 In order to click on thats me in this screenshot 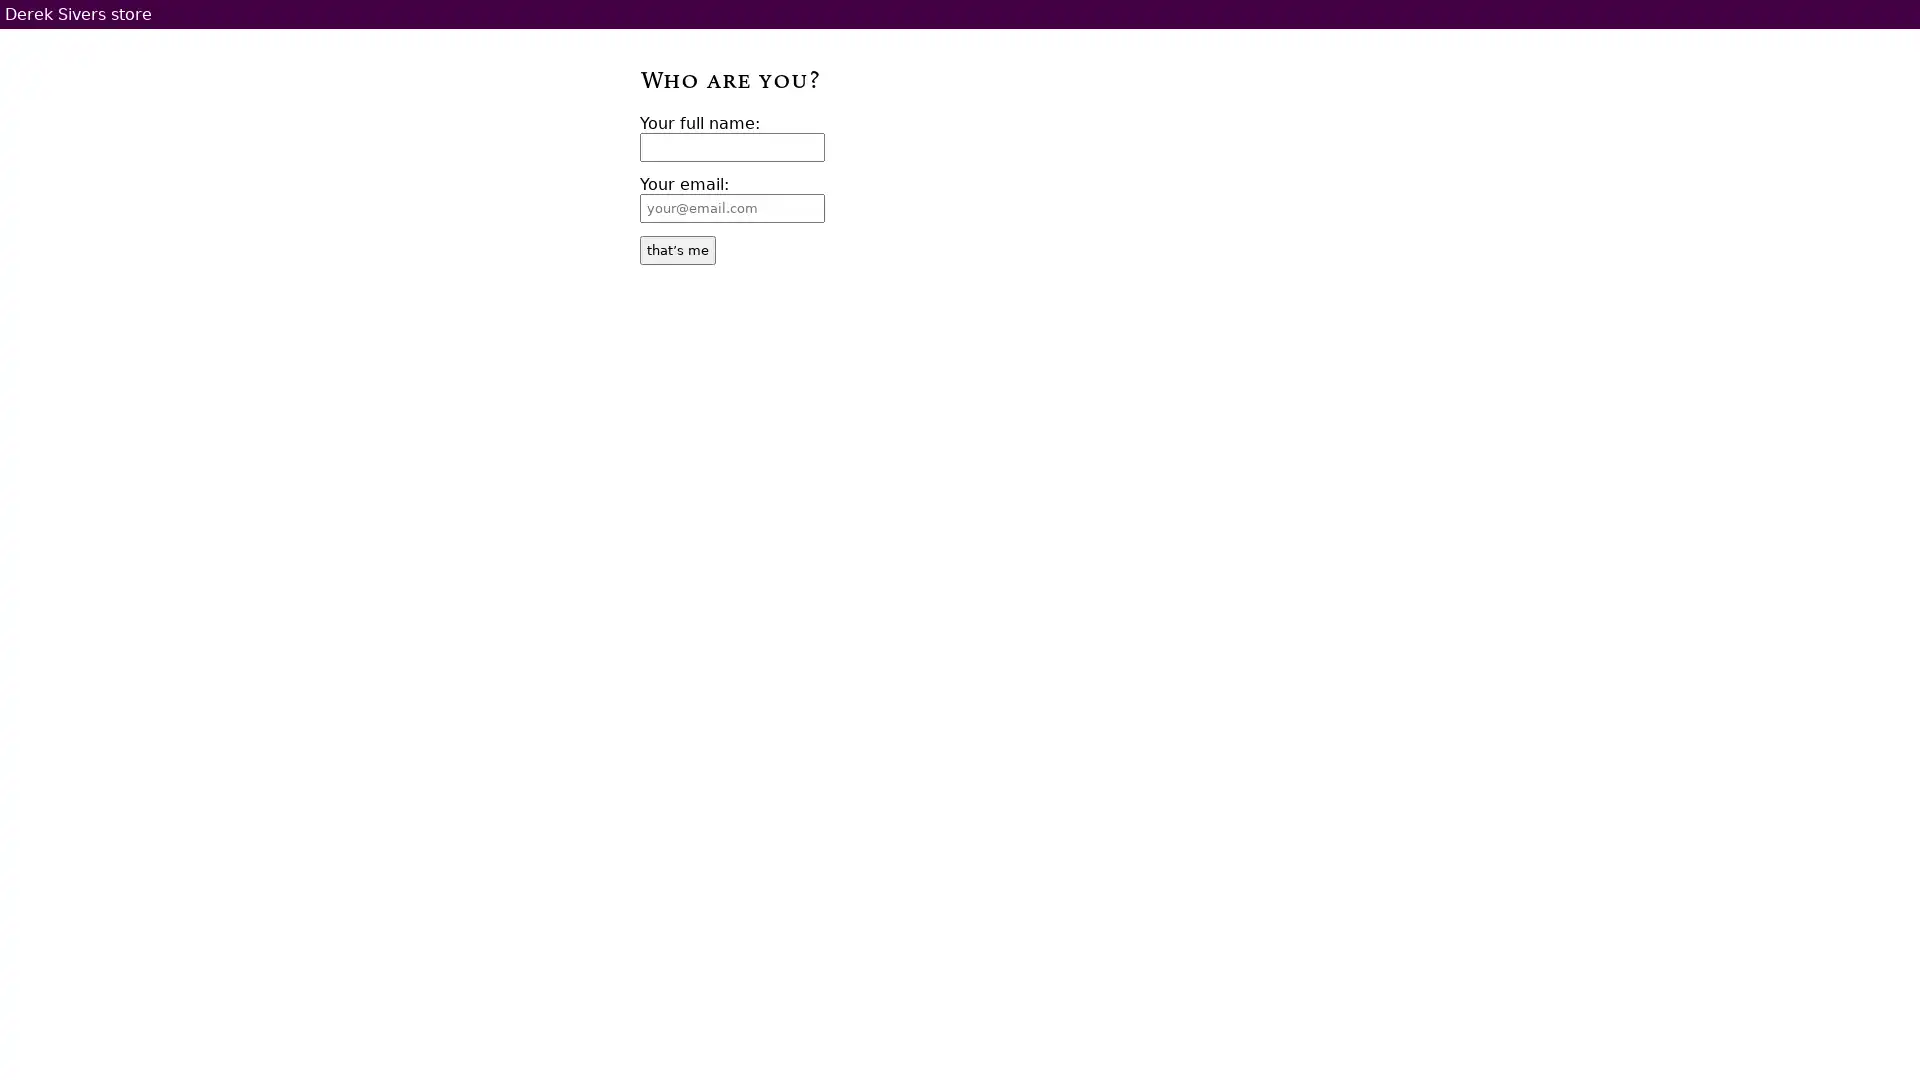, I will do `click(677, 249)`.